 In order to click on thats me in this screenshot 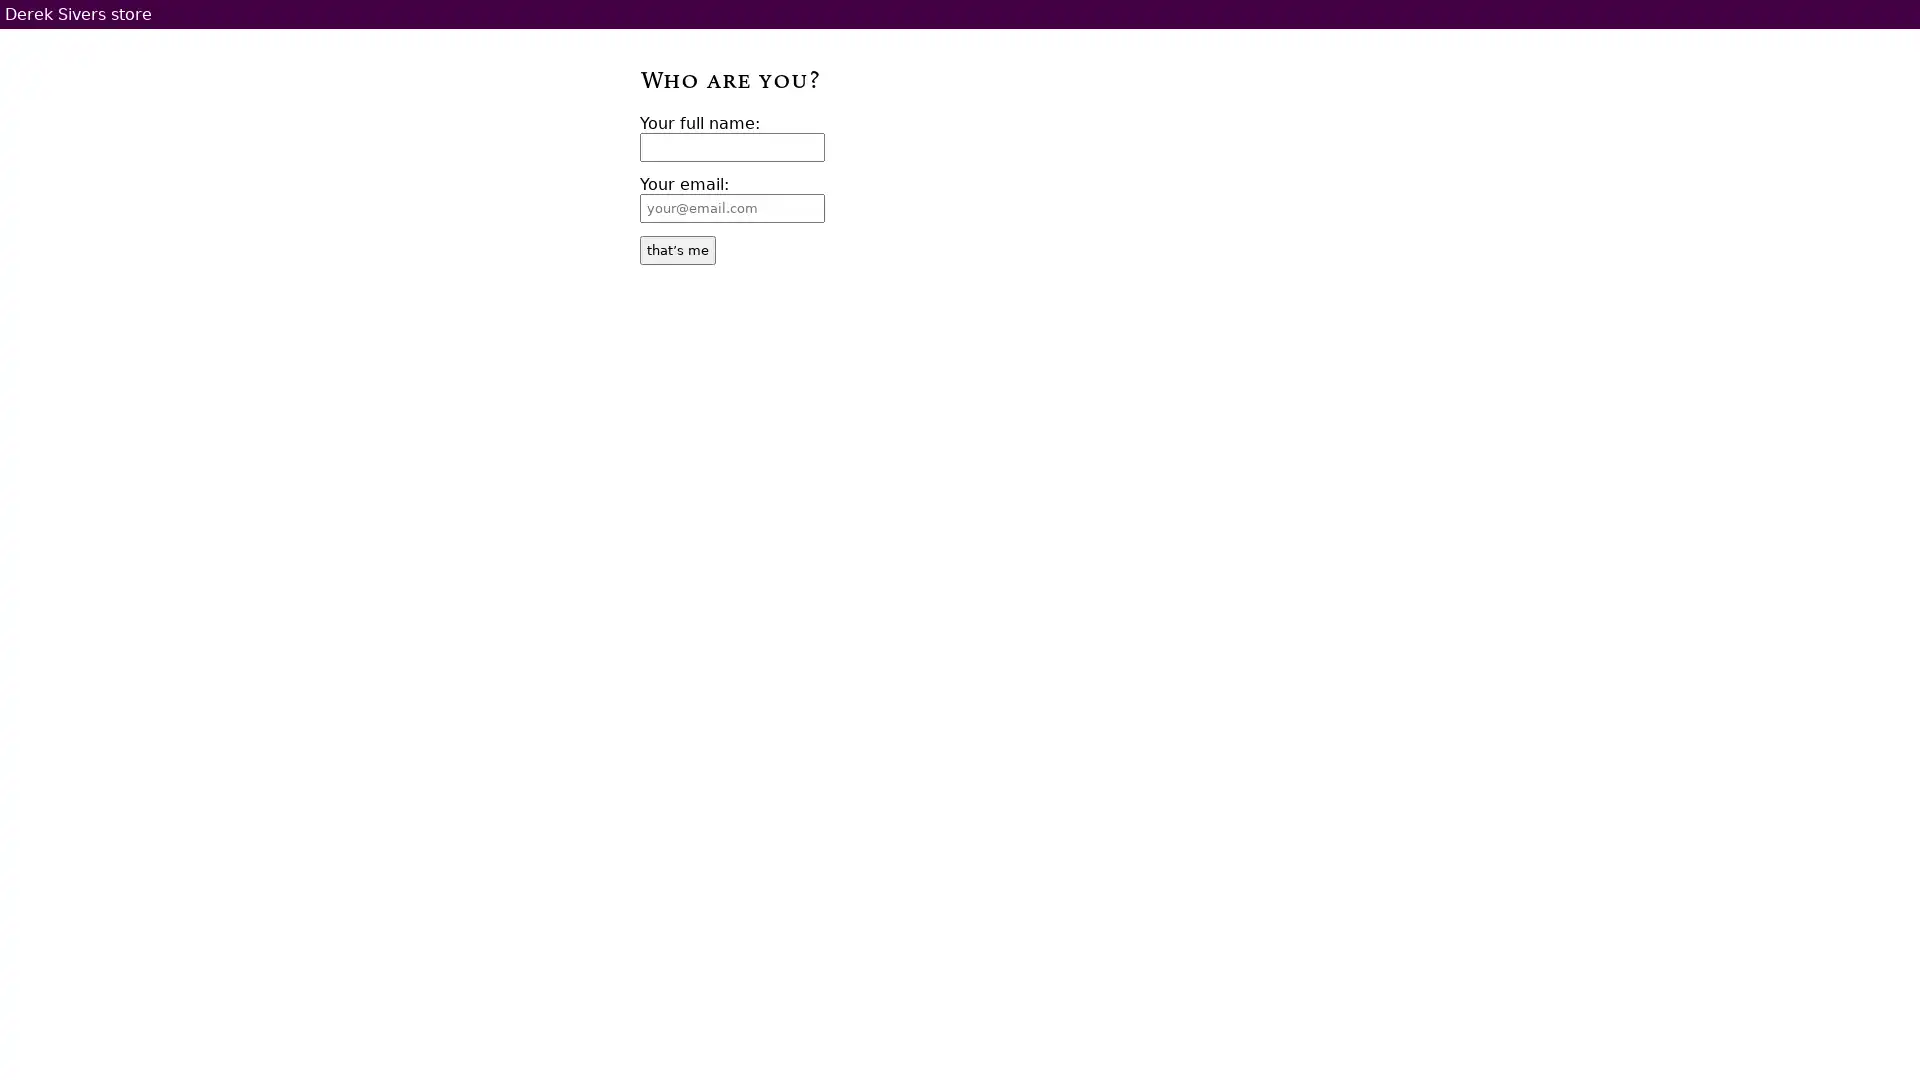, I will do `click(677, 249)`.